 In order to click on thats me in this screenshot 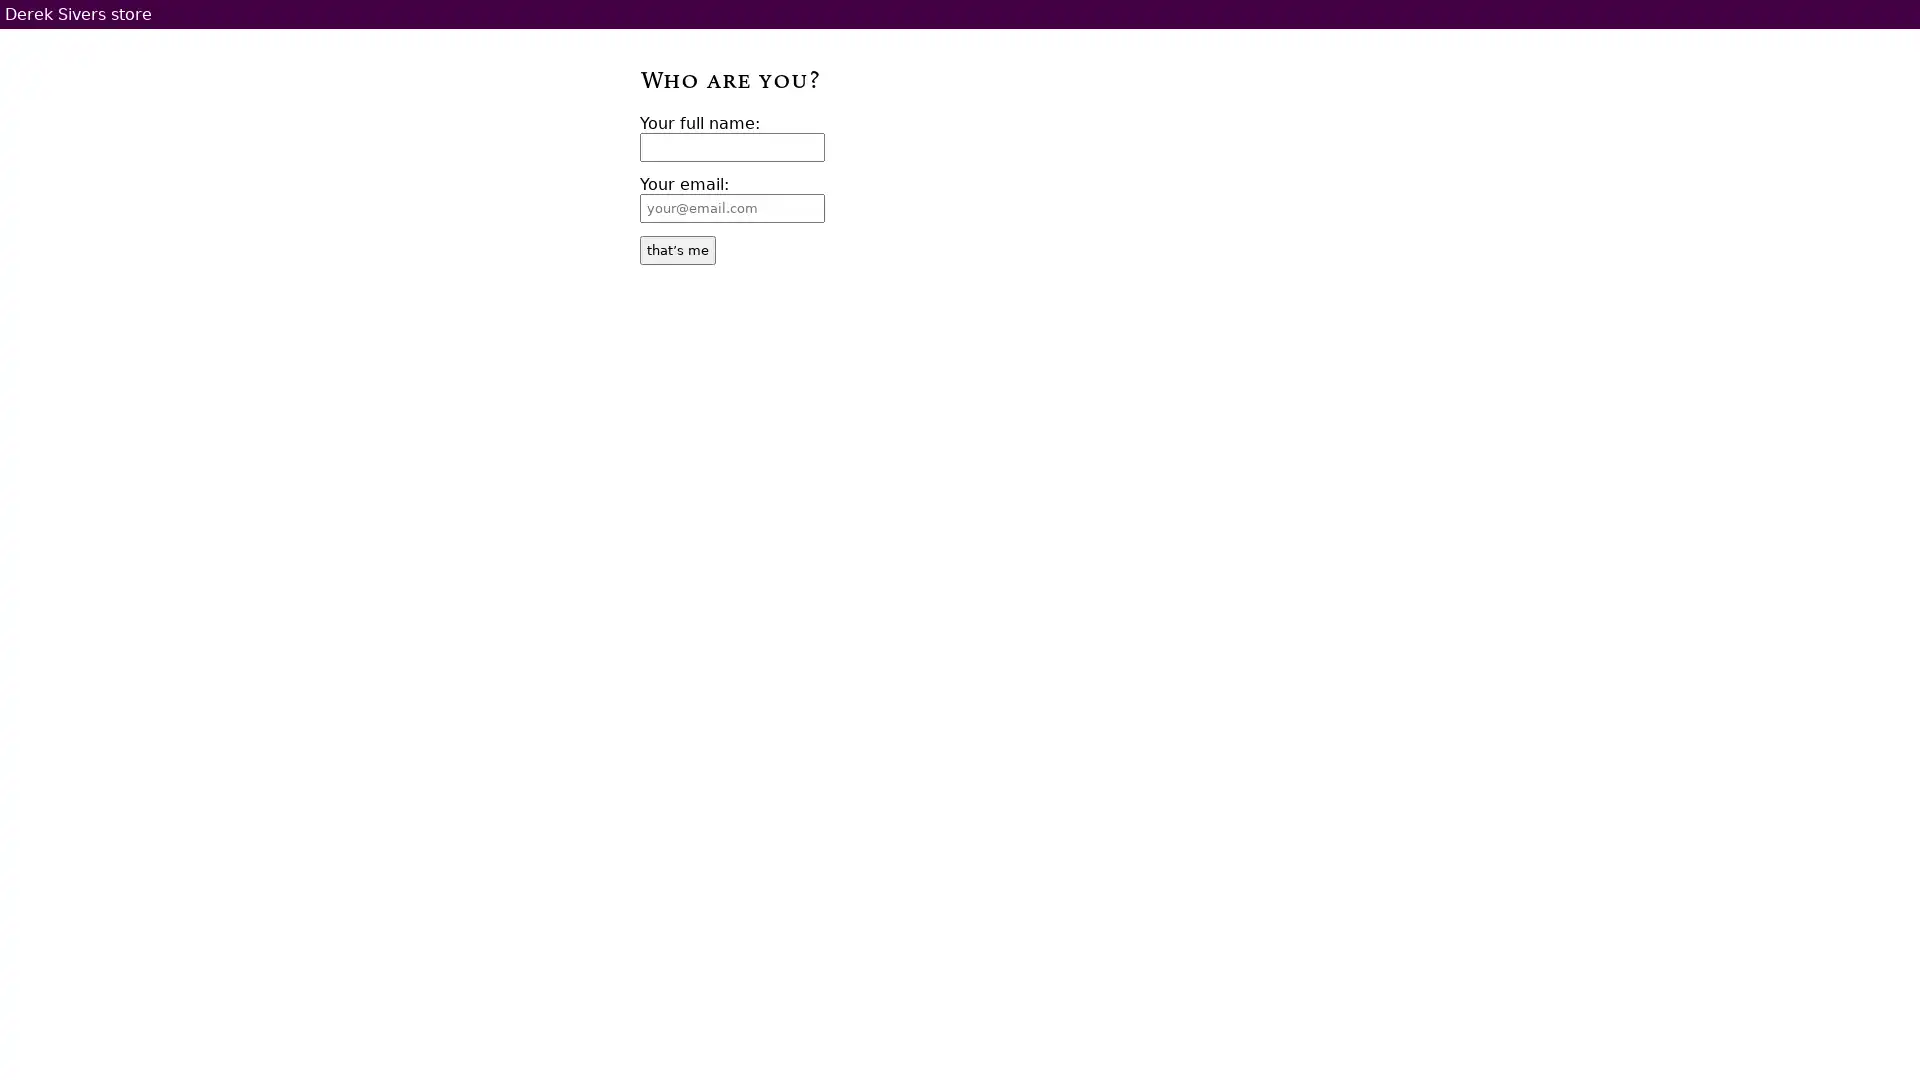, I will do `click(677, 249)`.